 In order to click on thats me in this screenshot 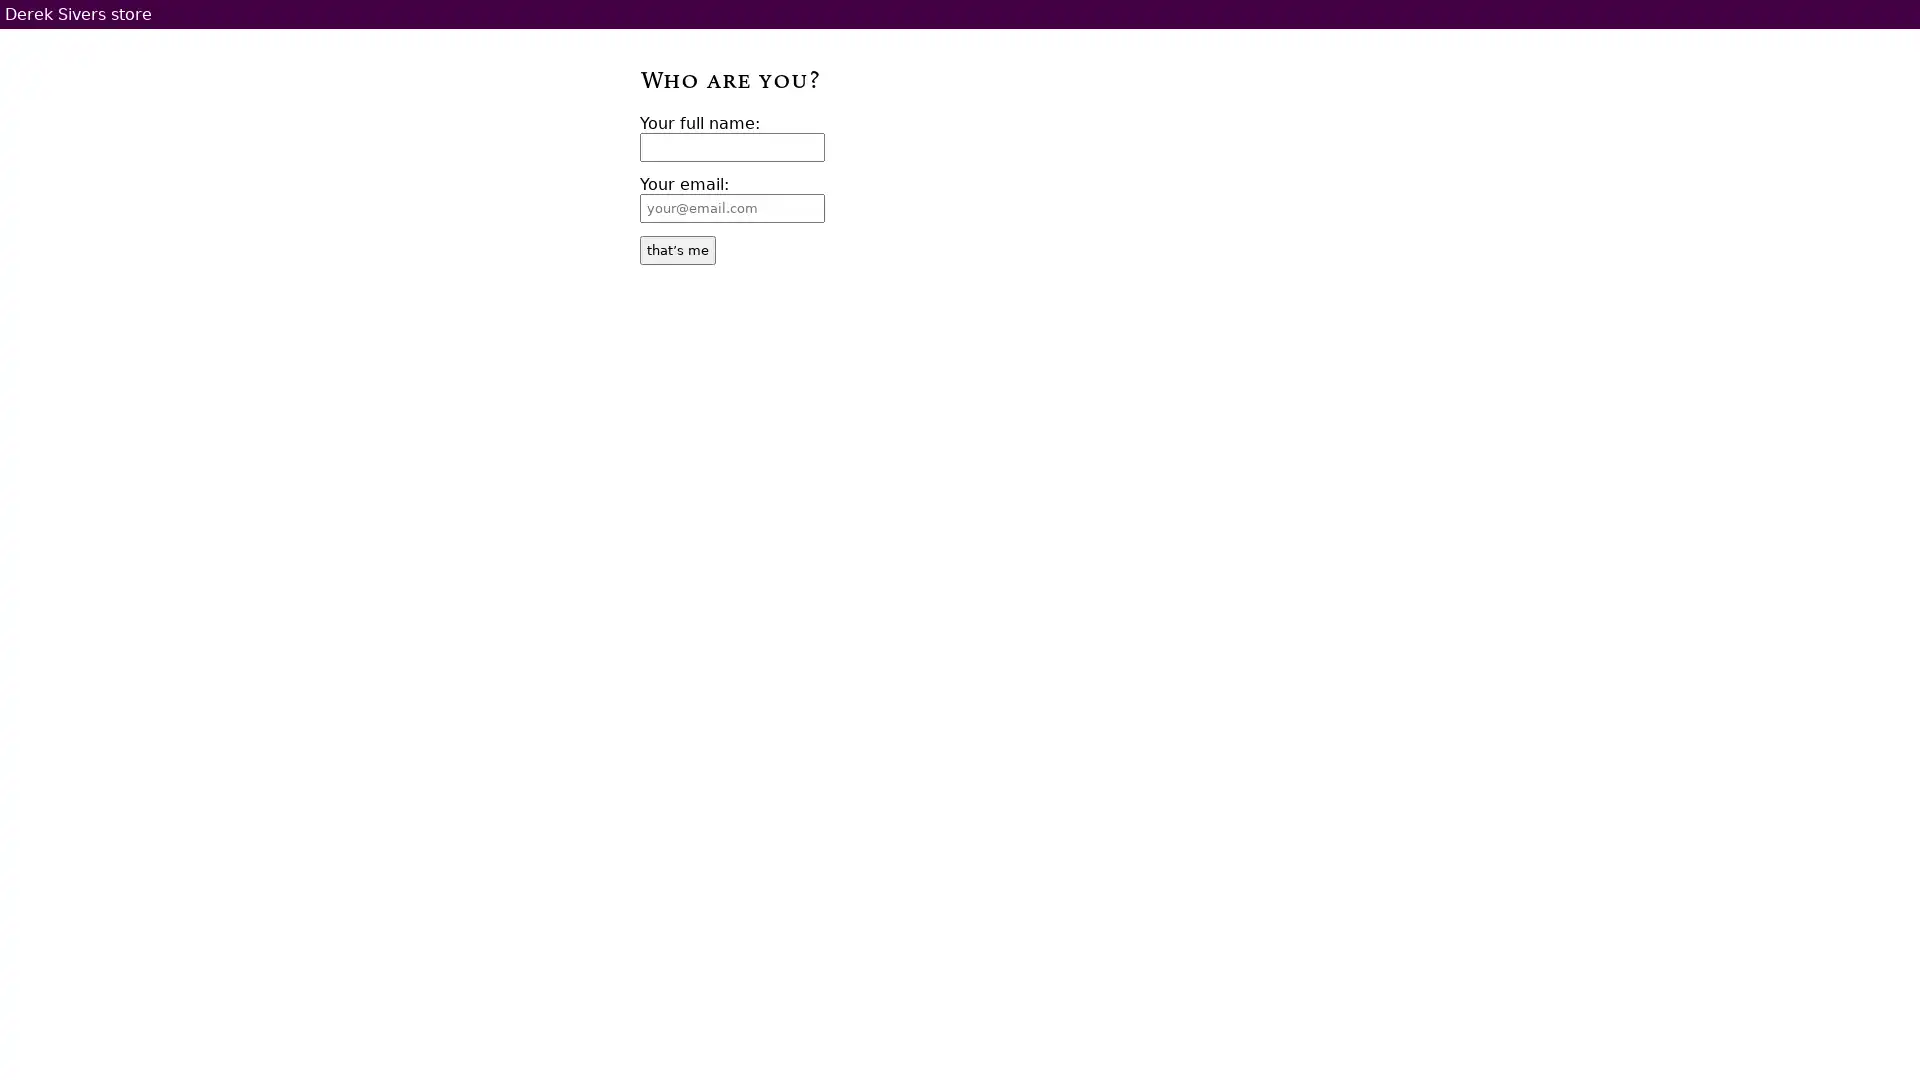, I will do `click(677, 249)`.